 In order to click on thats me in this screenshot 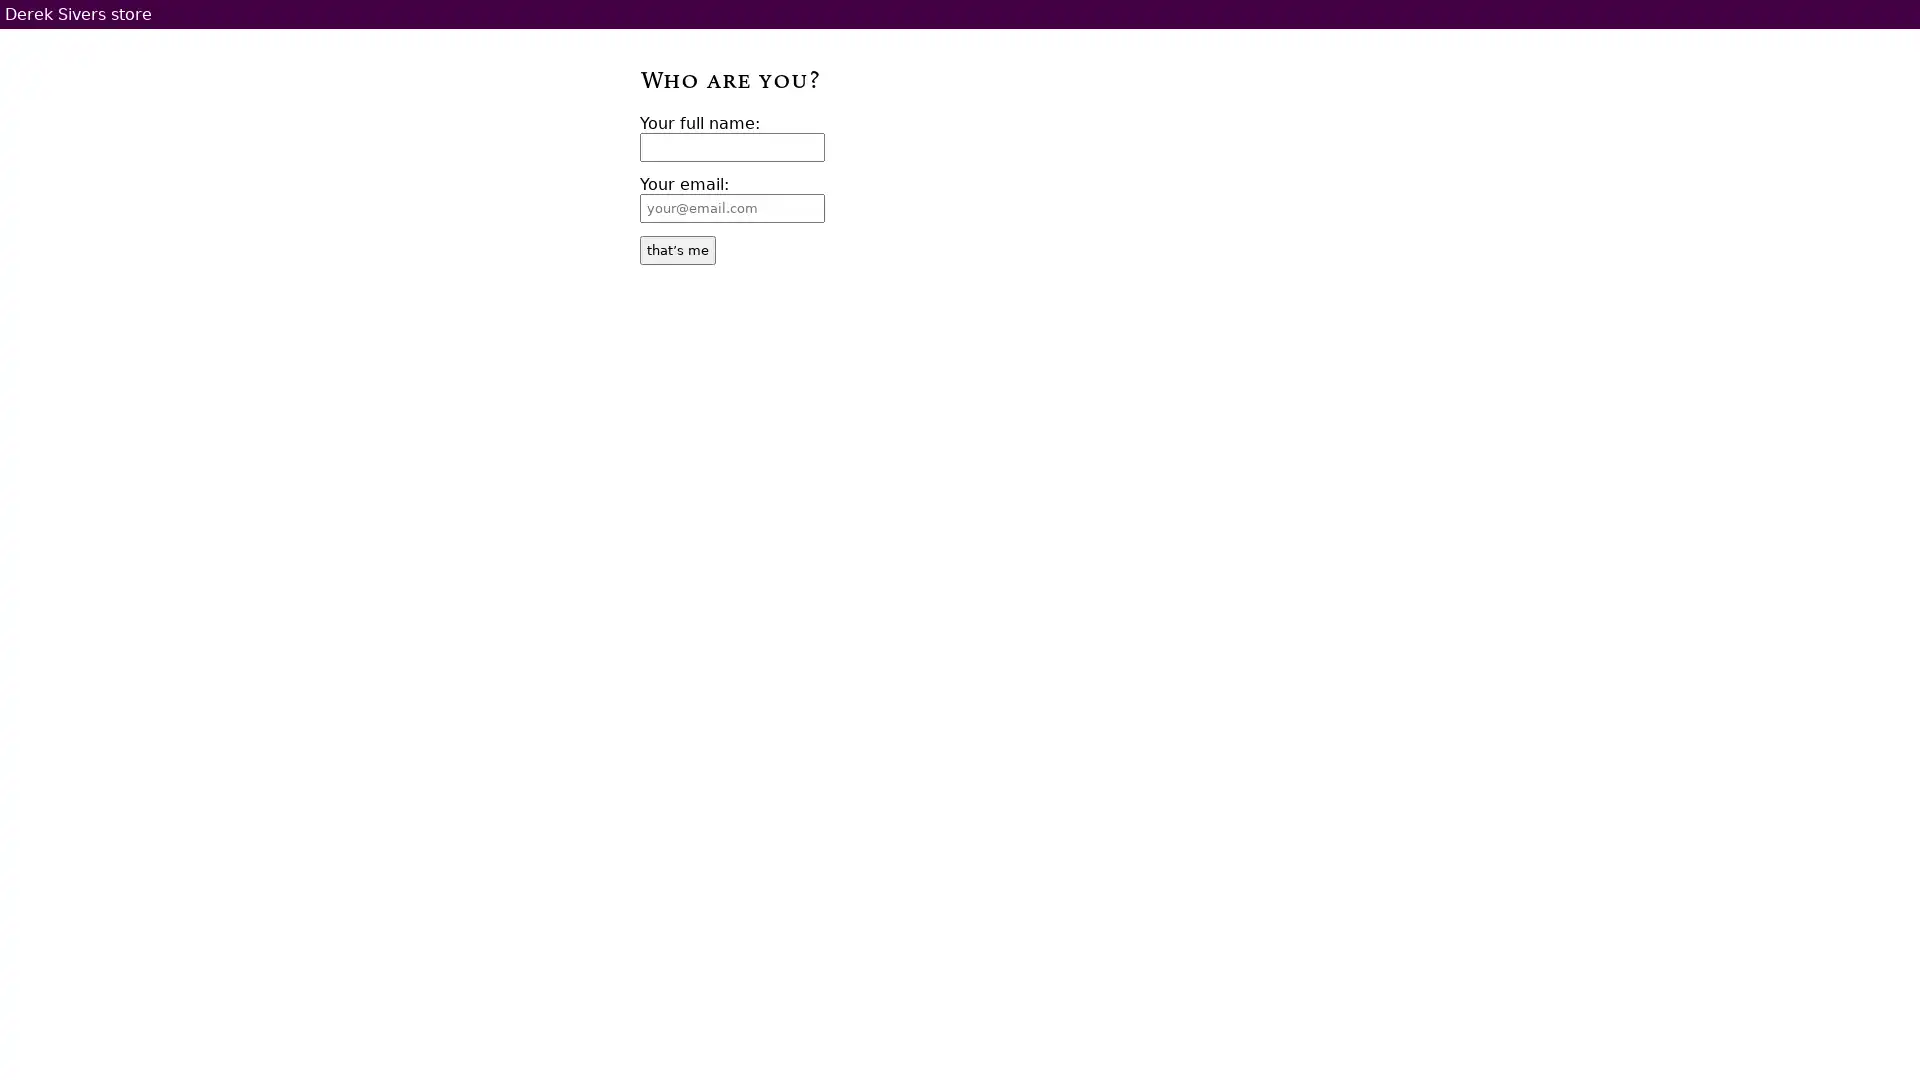, I will do `click(677, 249)`.